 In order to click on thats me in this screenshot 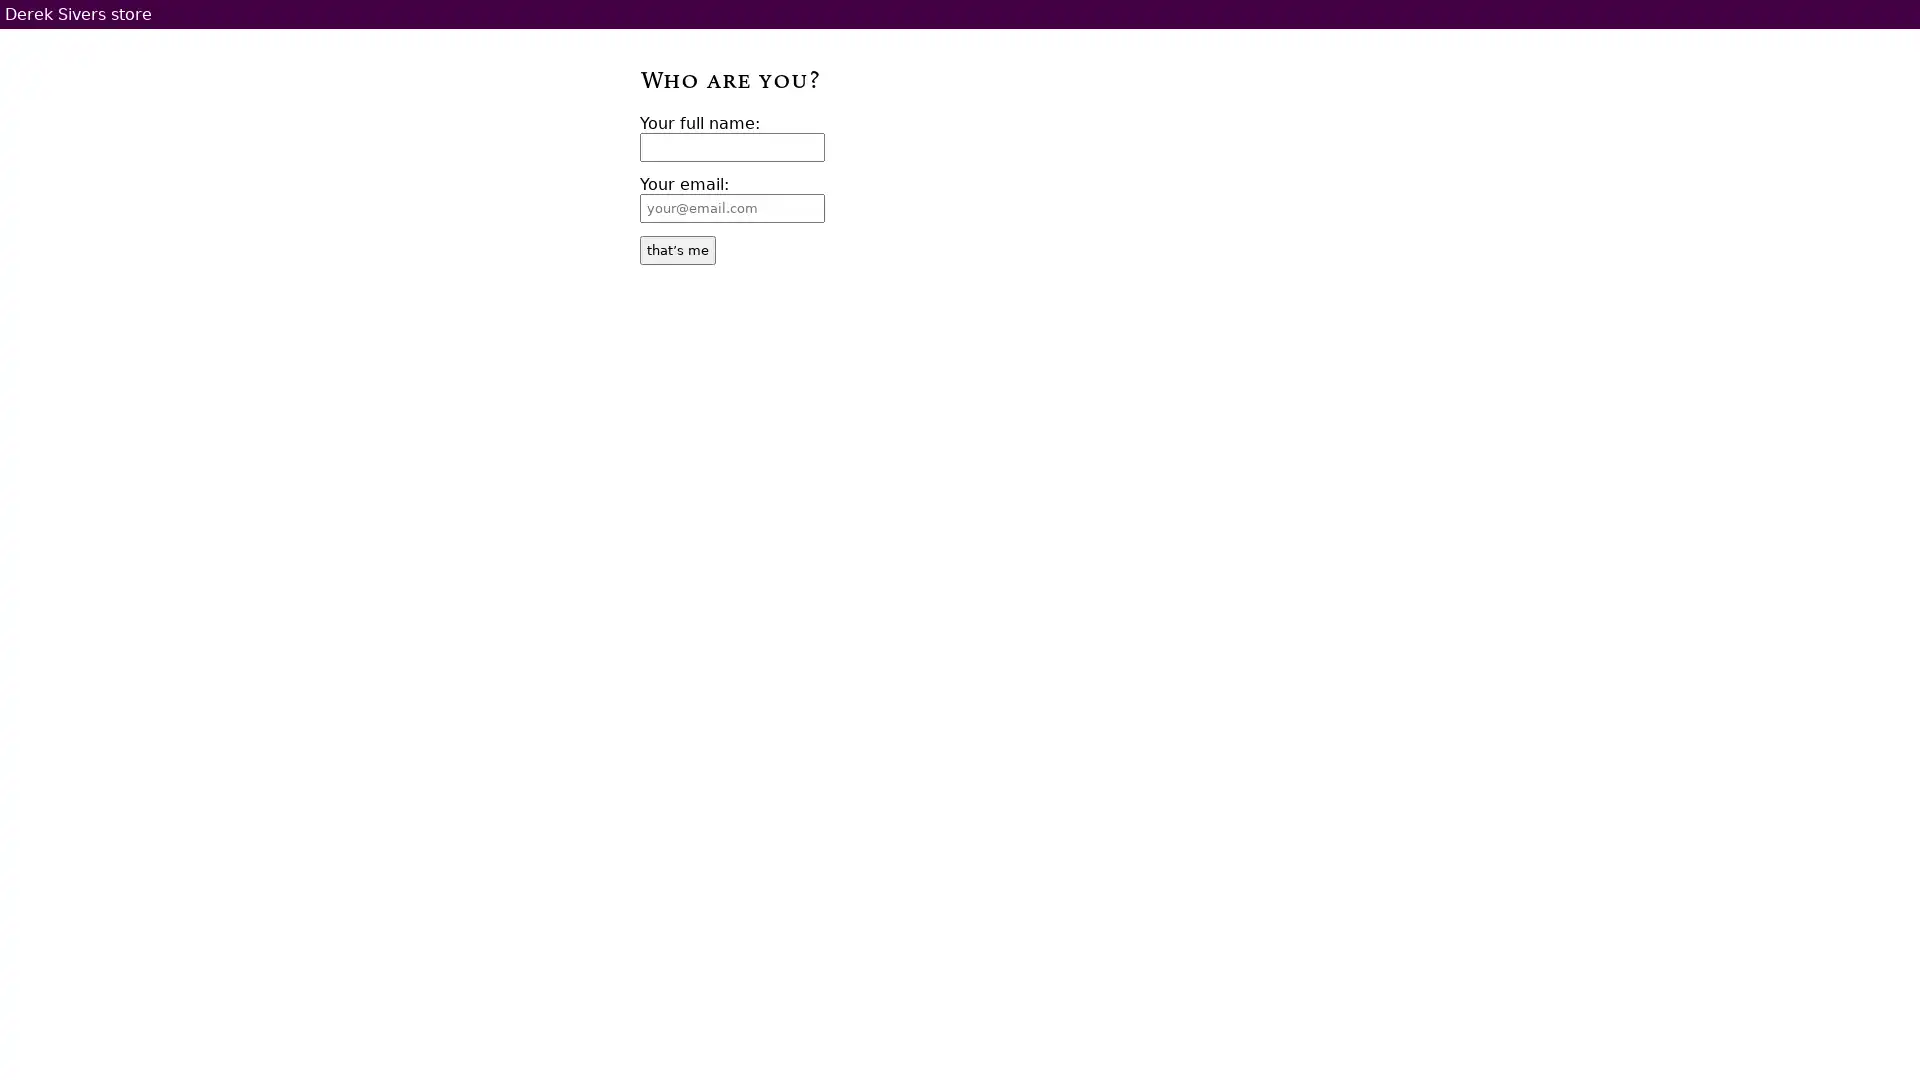, I will do `click(677, 249)`.